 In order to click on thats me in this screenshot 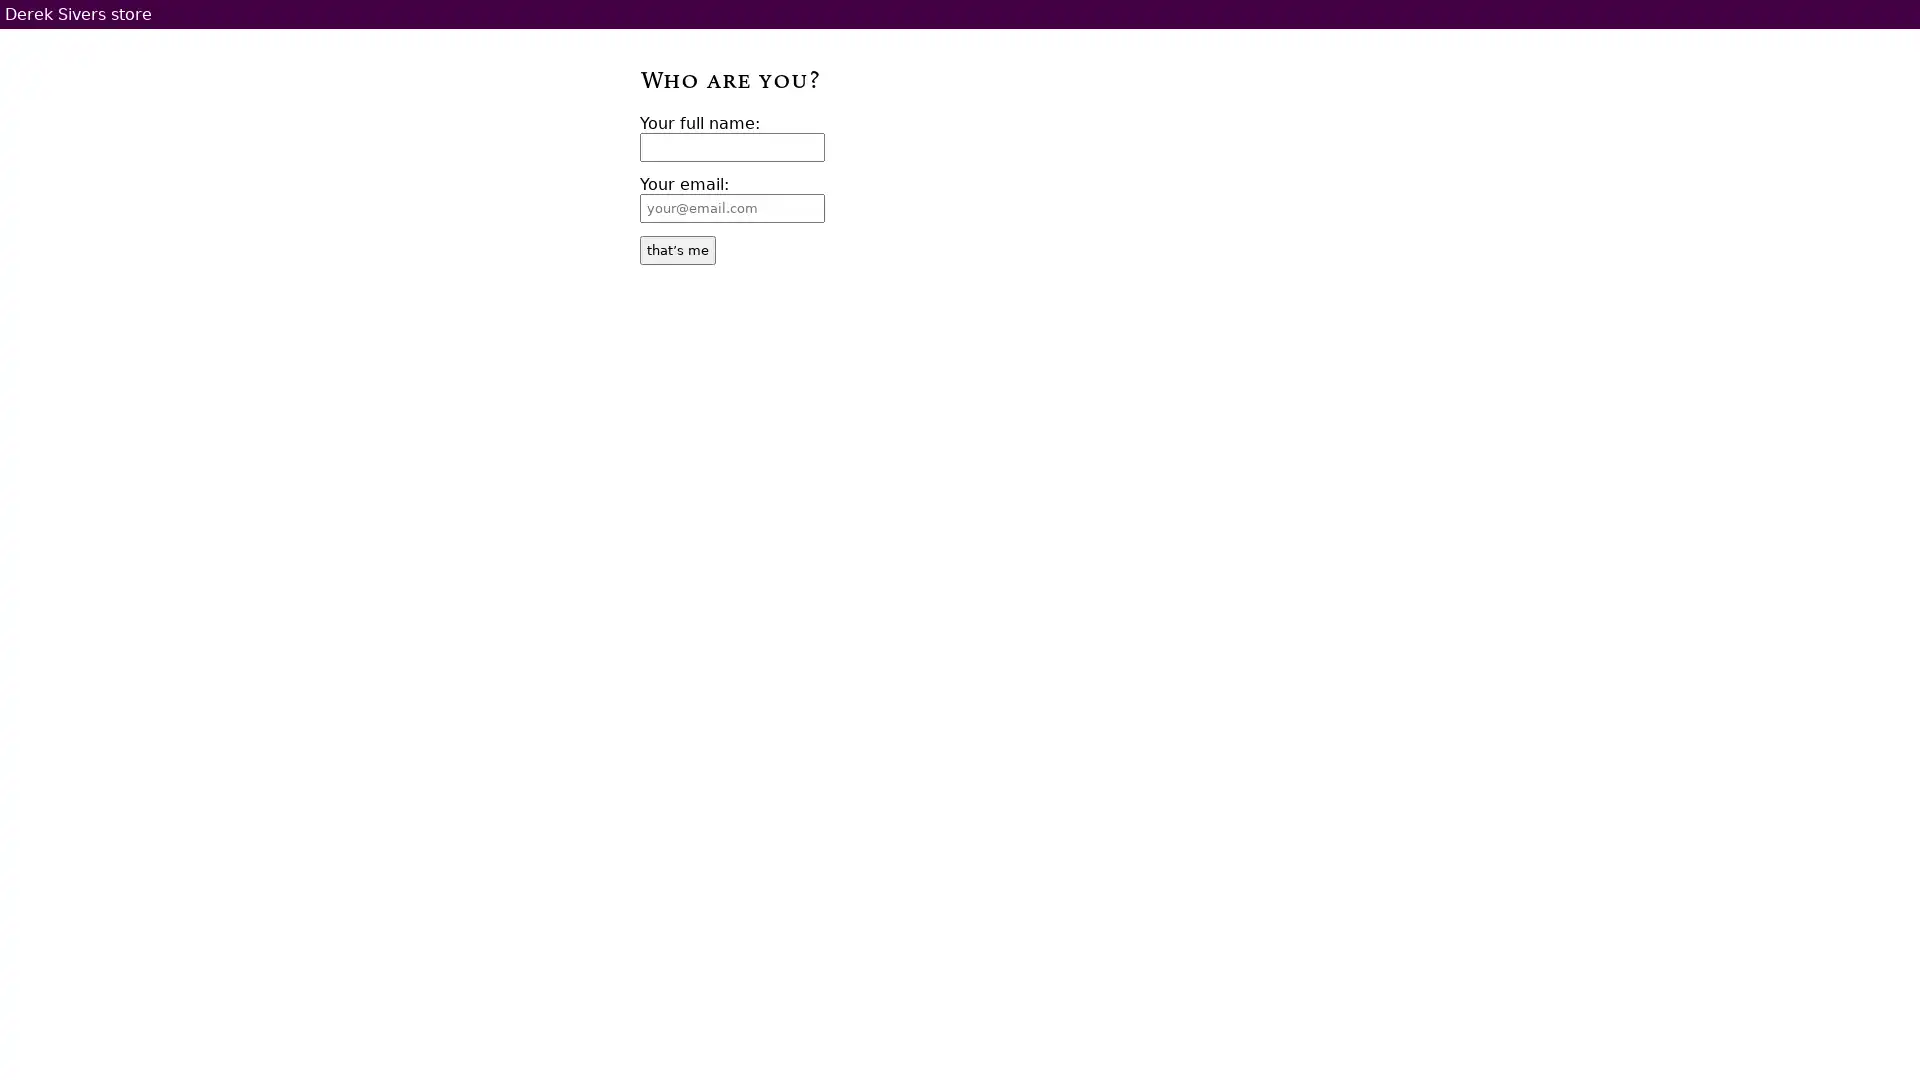, I will do `click(677, 249)`.